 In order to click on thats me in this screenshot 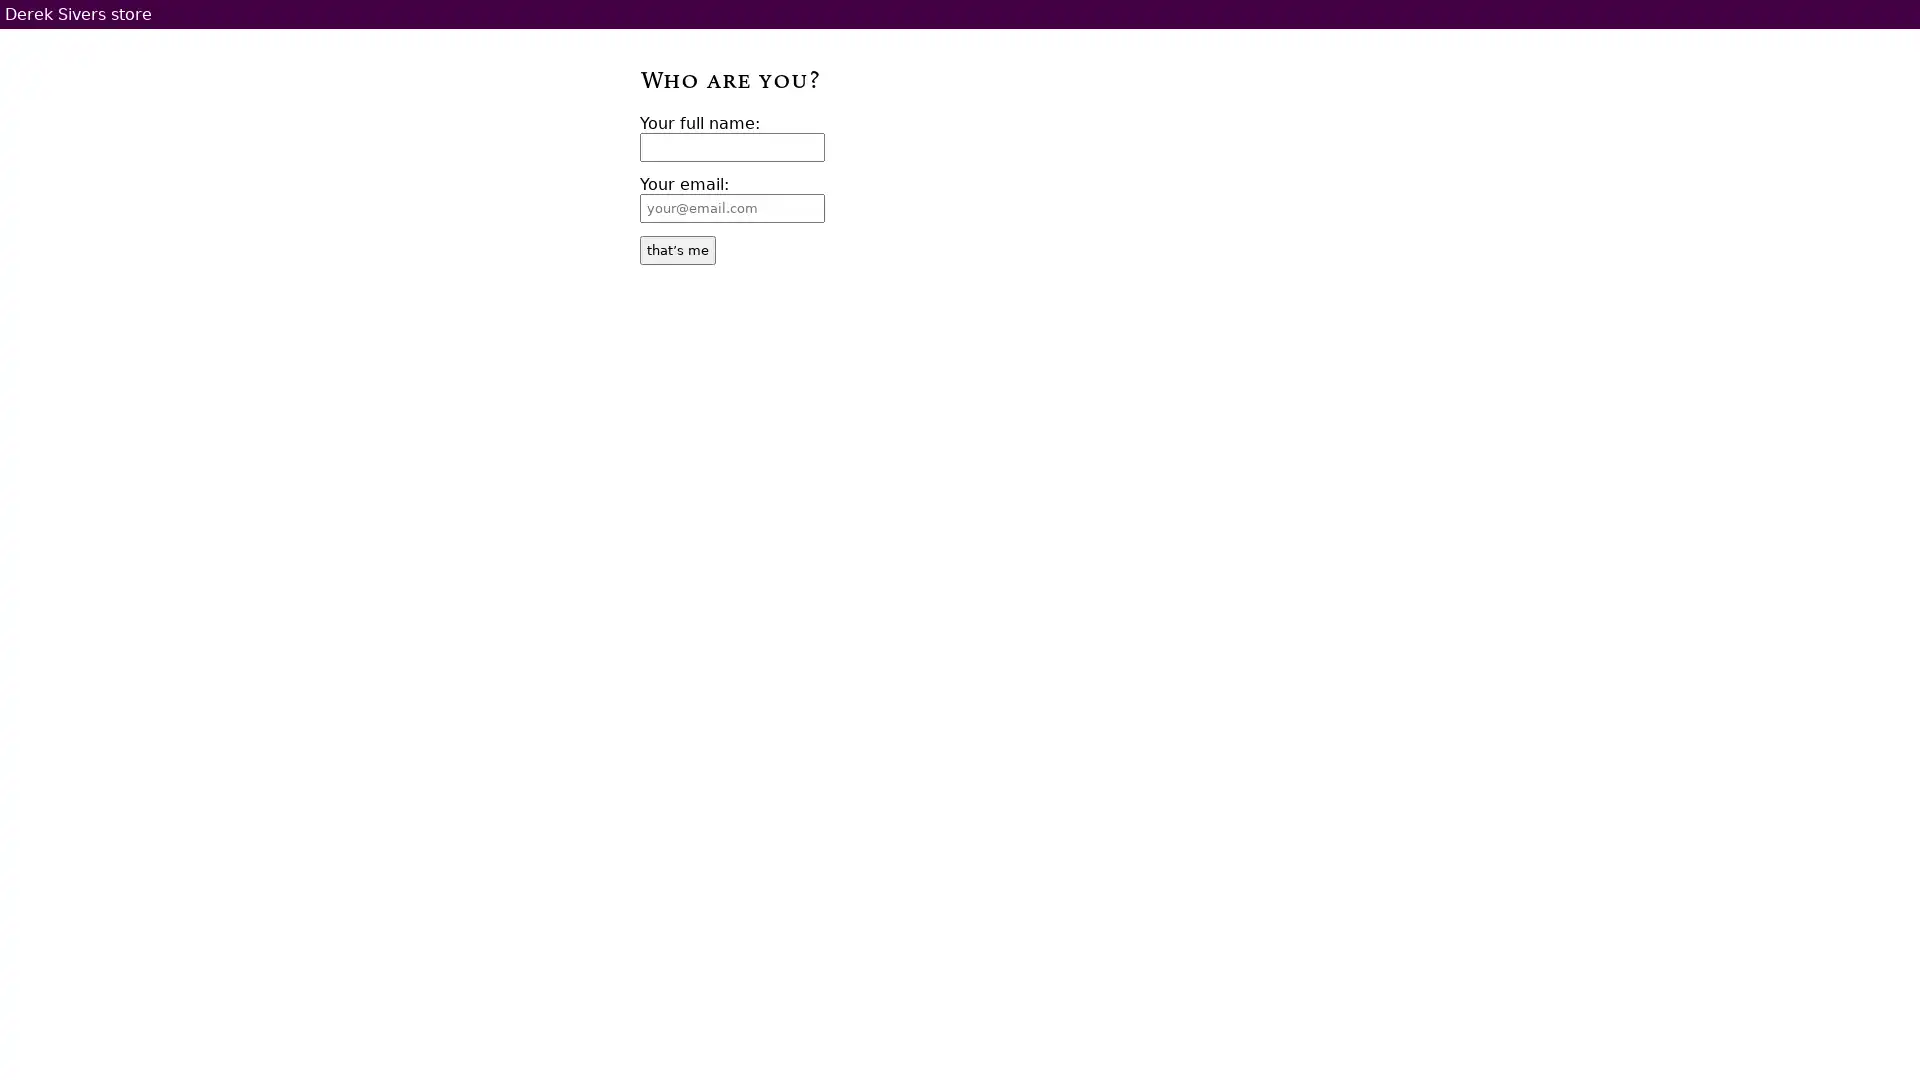, I will do `click(677, 249)`.